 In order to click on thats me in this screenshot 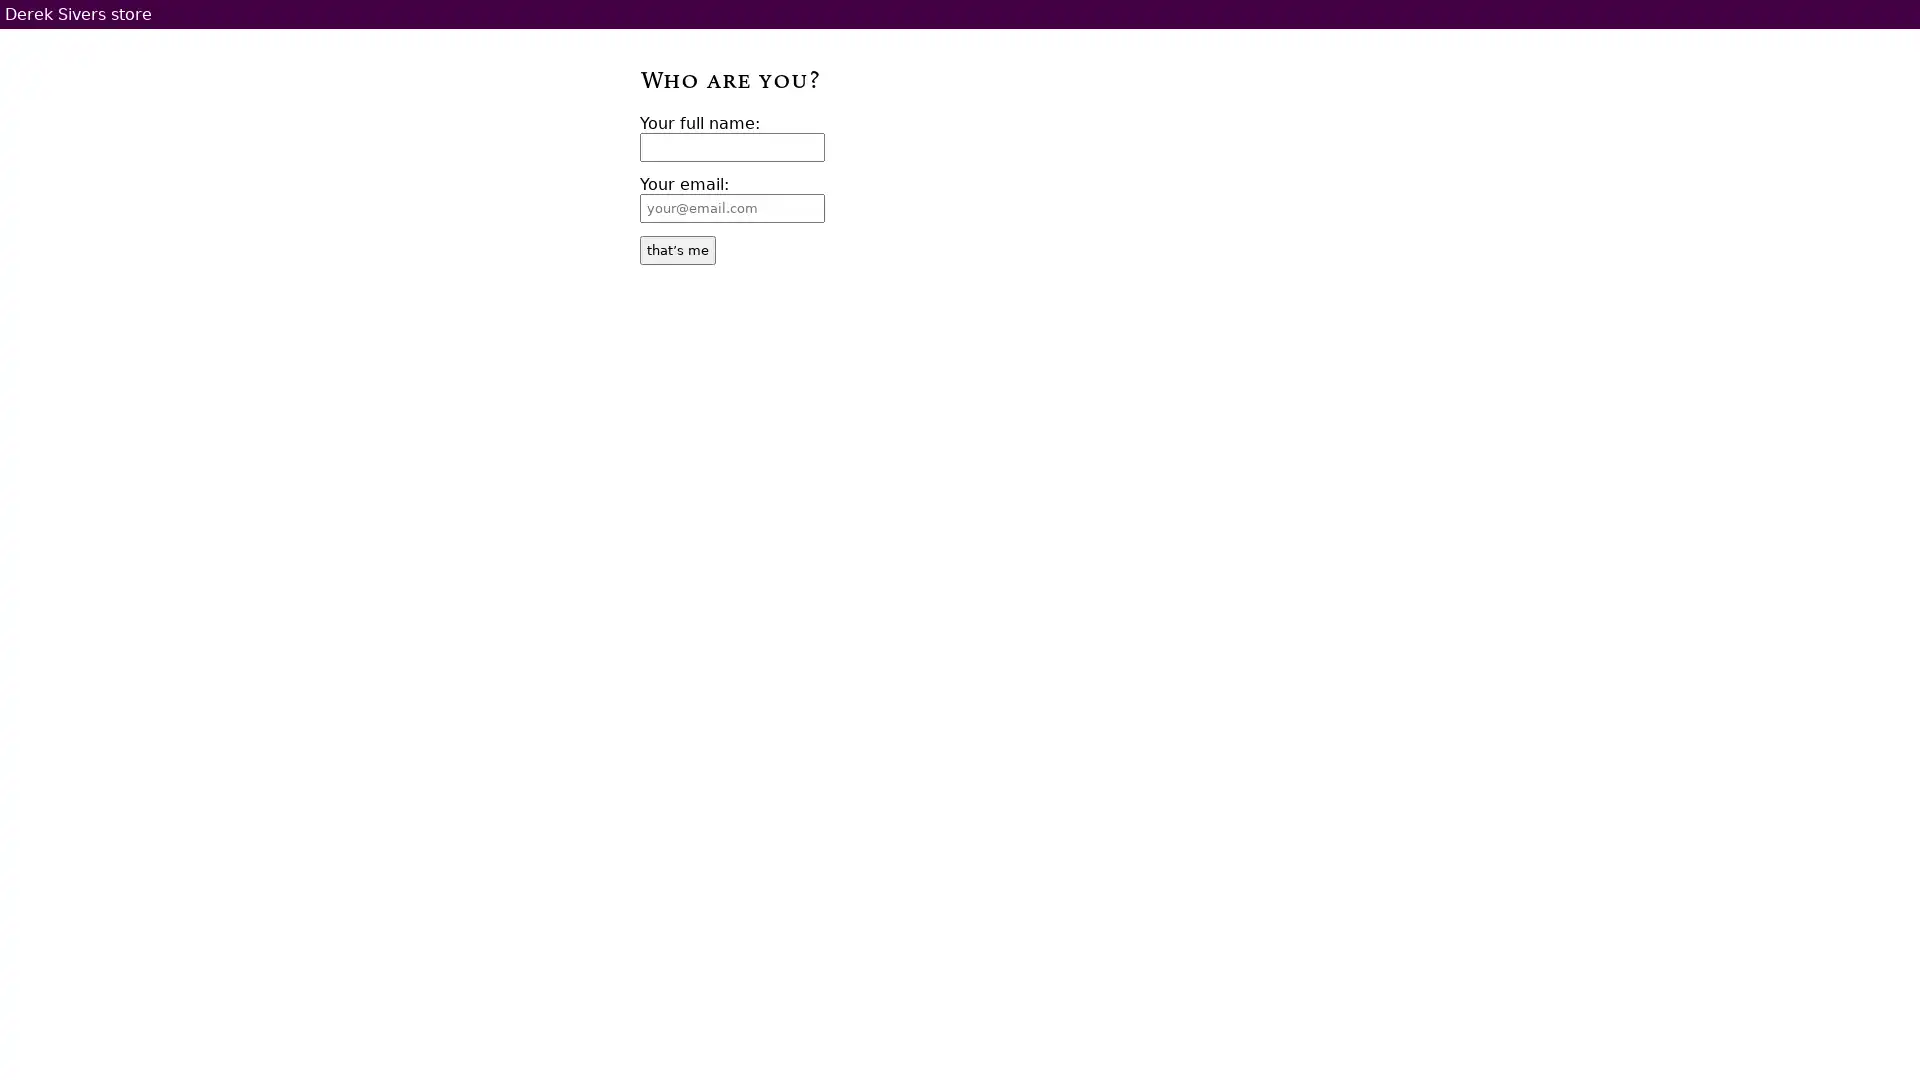, I will do `click(677, 249)`.